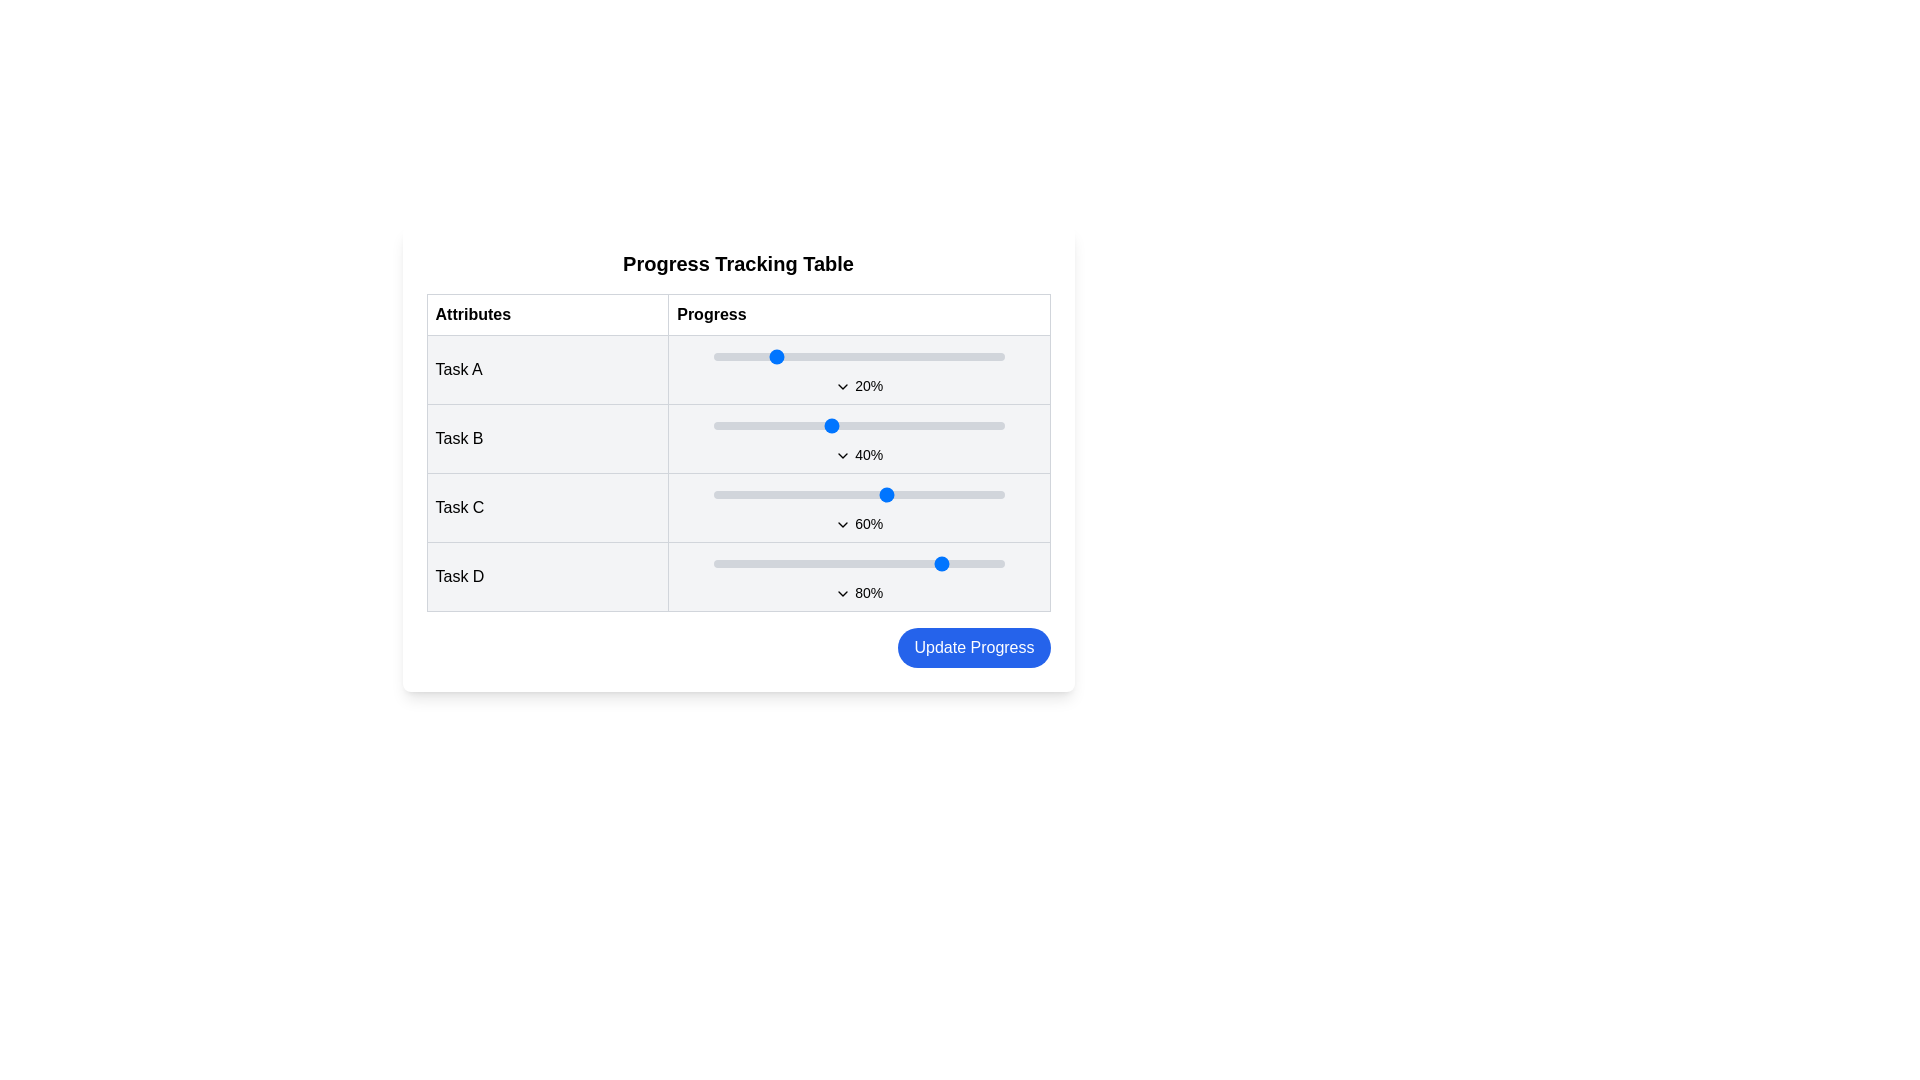 The width and height of the screenshot is (1920, 1080). Describe the element at coordinates (759, 563) in the screenshot. I see `progress for Task D` at that location.